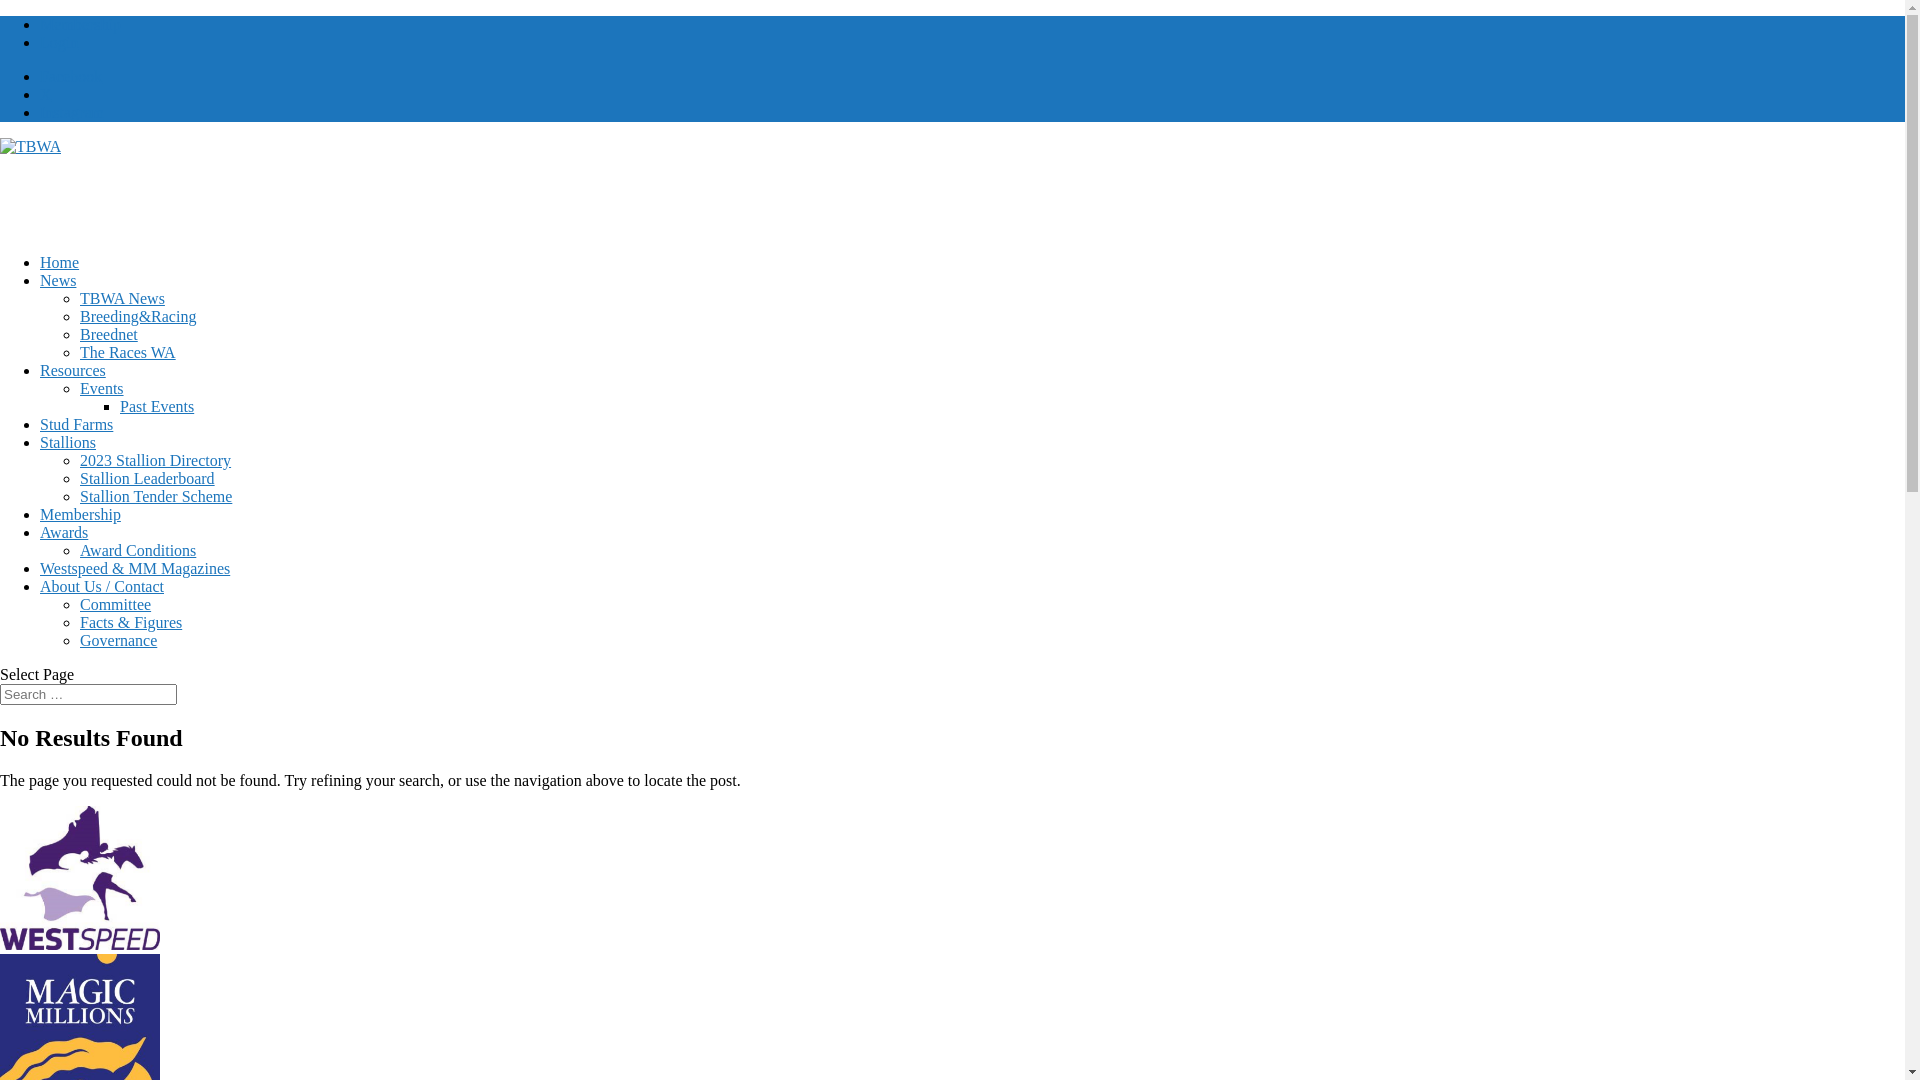 This screenshot has width=1920, height=1080. Describe the element at coordinates (72, 112) in the screenshot. I see `'Instagram'` at that location.